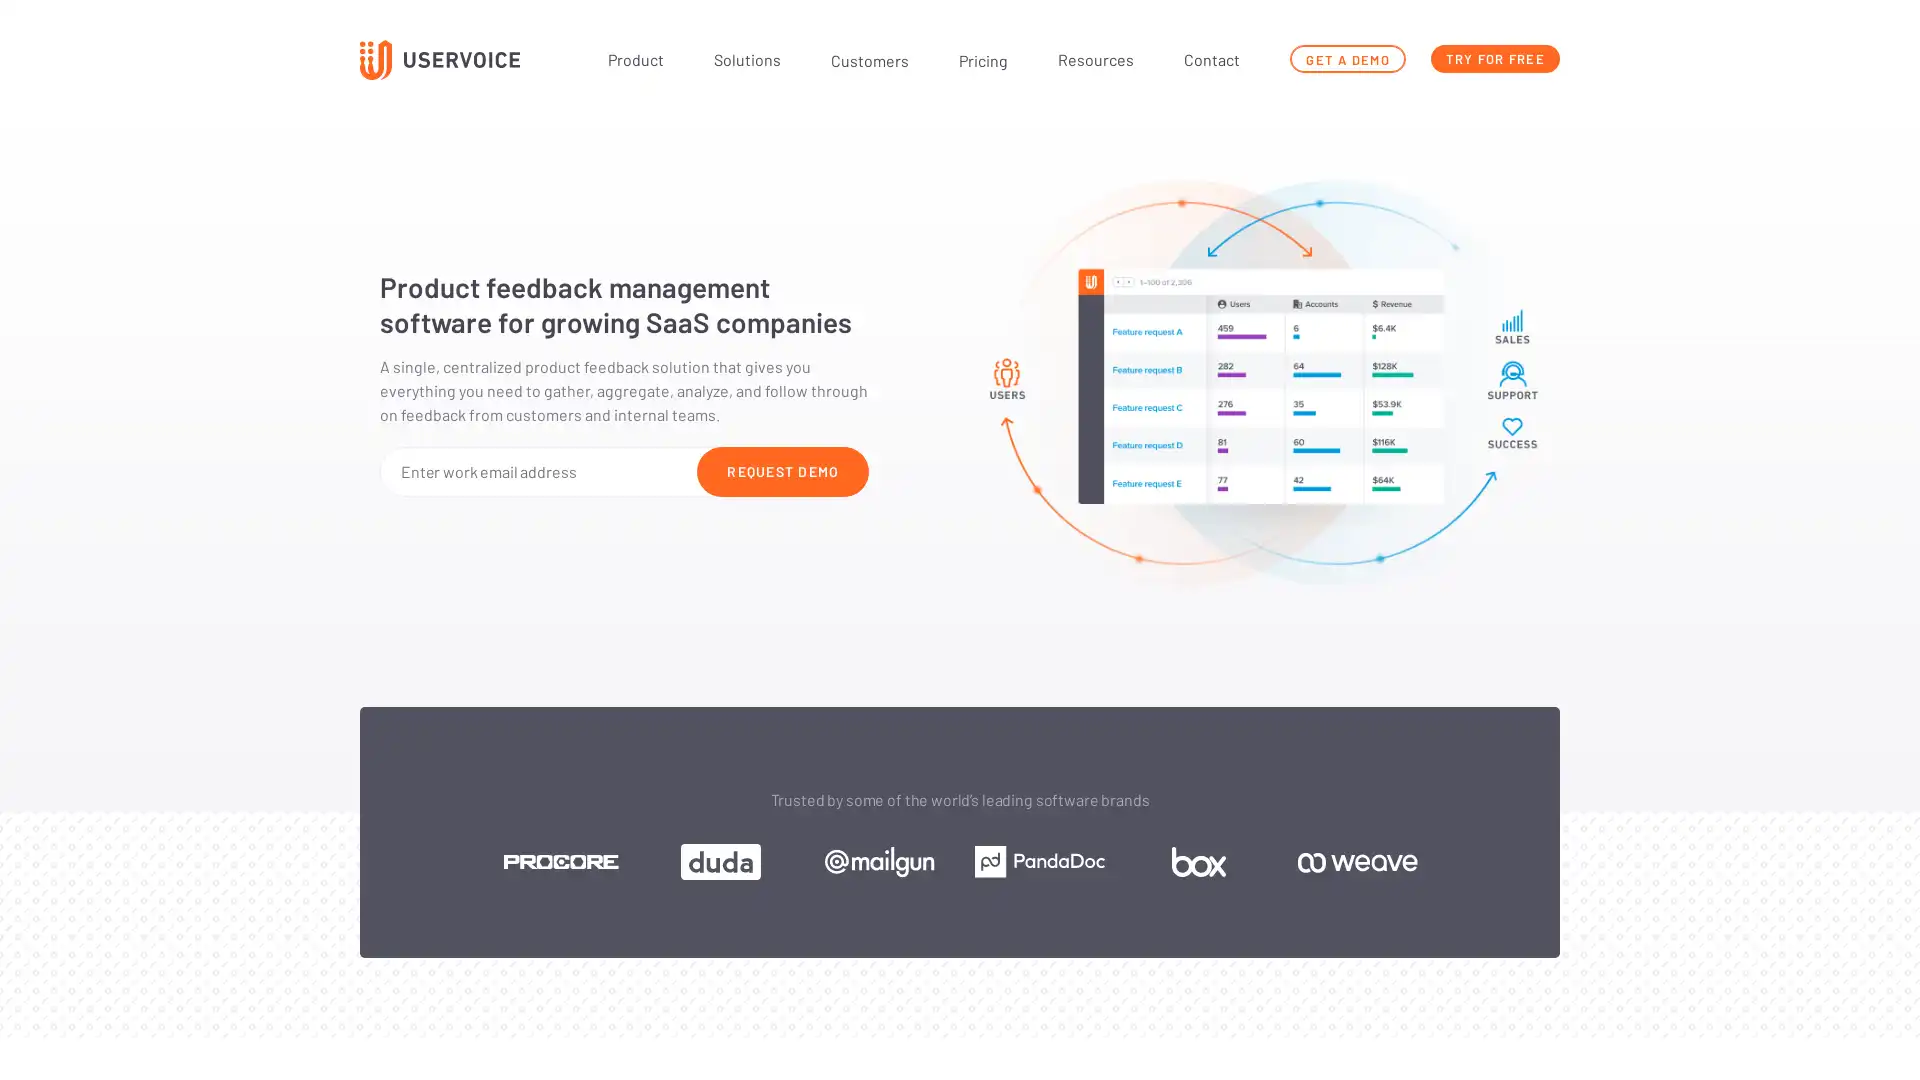 The image size is (1920, 1080). Describe the element at coordinates (781, 470) in the screenshot. I see `Request Demo` at that location.